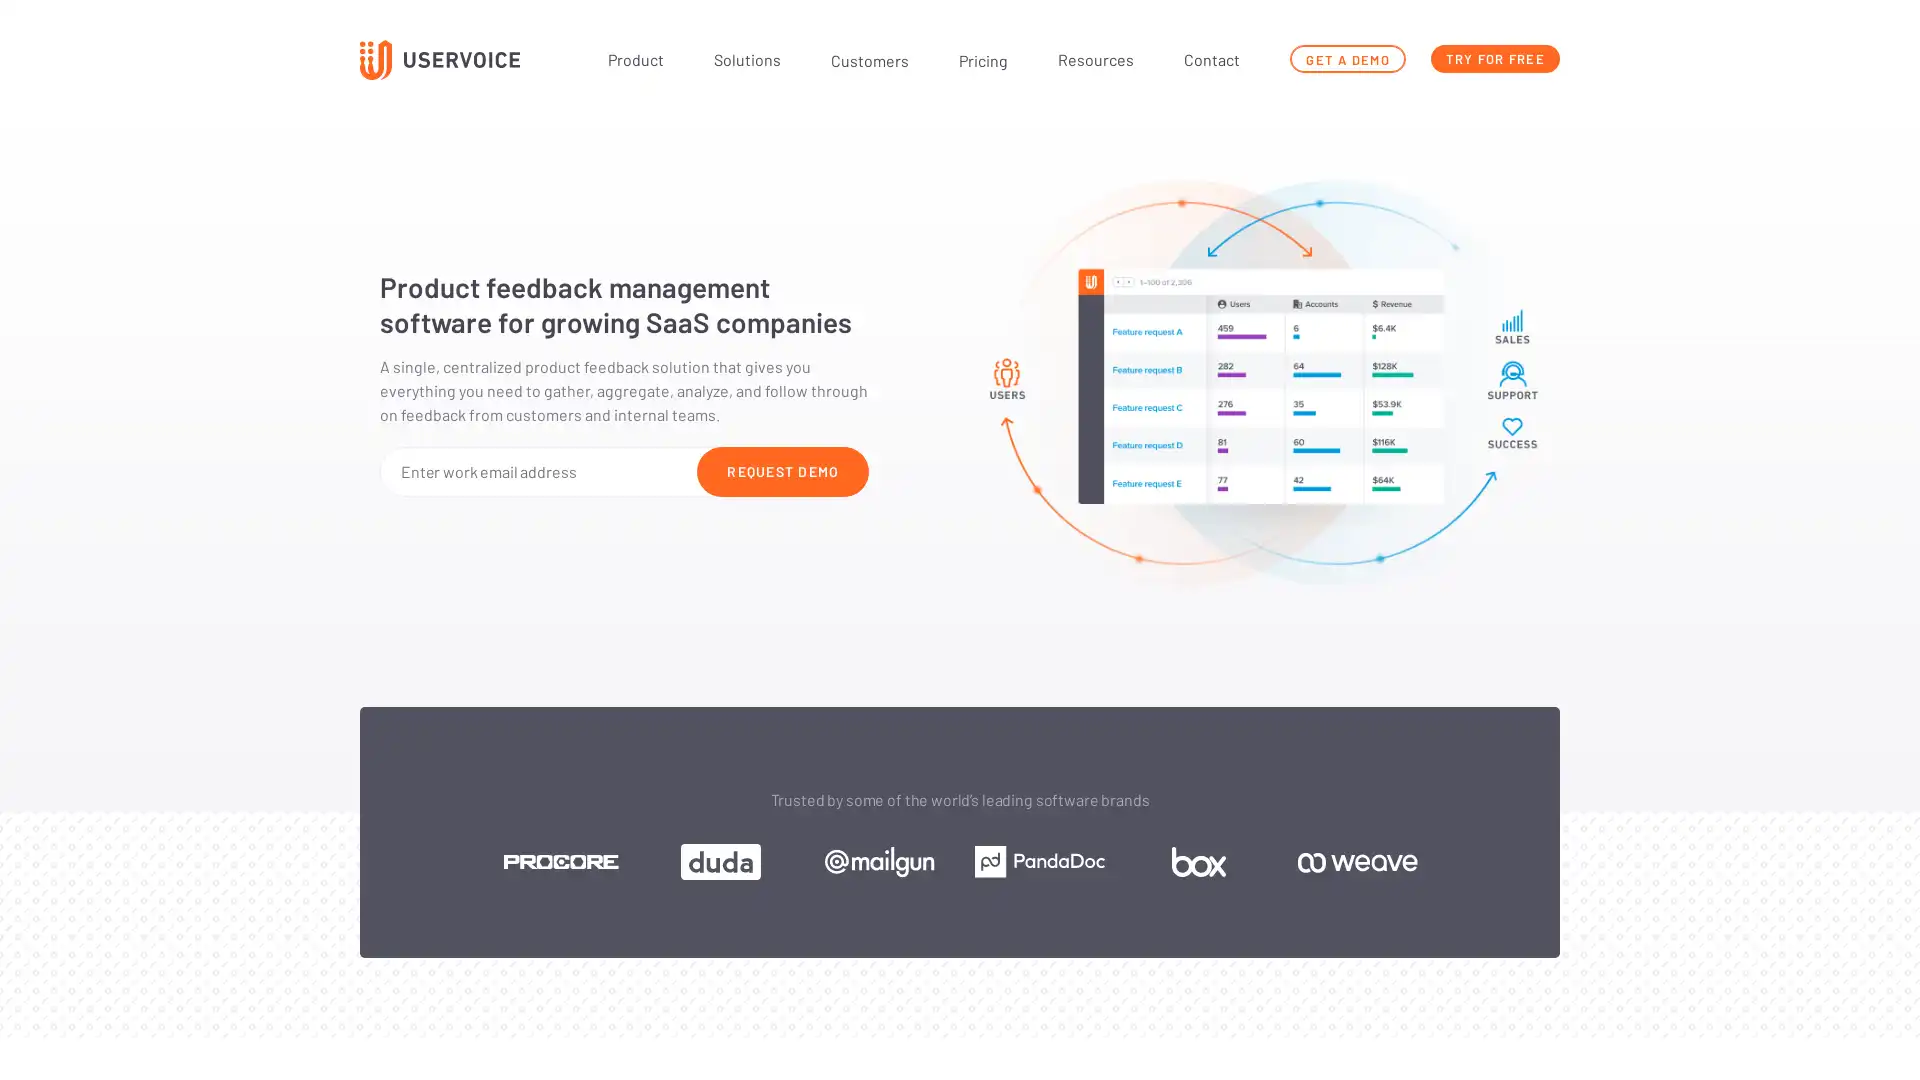 The image size is (1920, 1080). Describe the element at coordinates (781, 470) in the screenshot. I see `Request Demo` at that location.